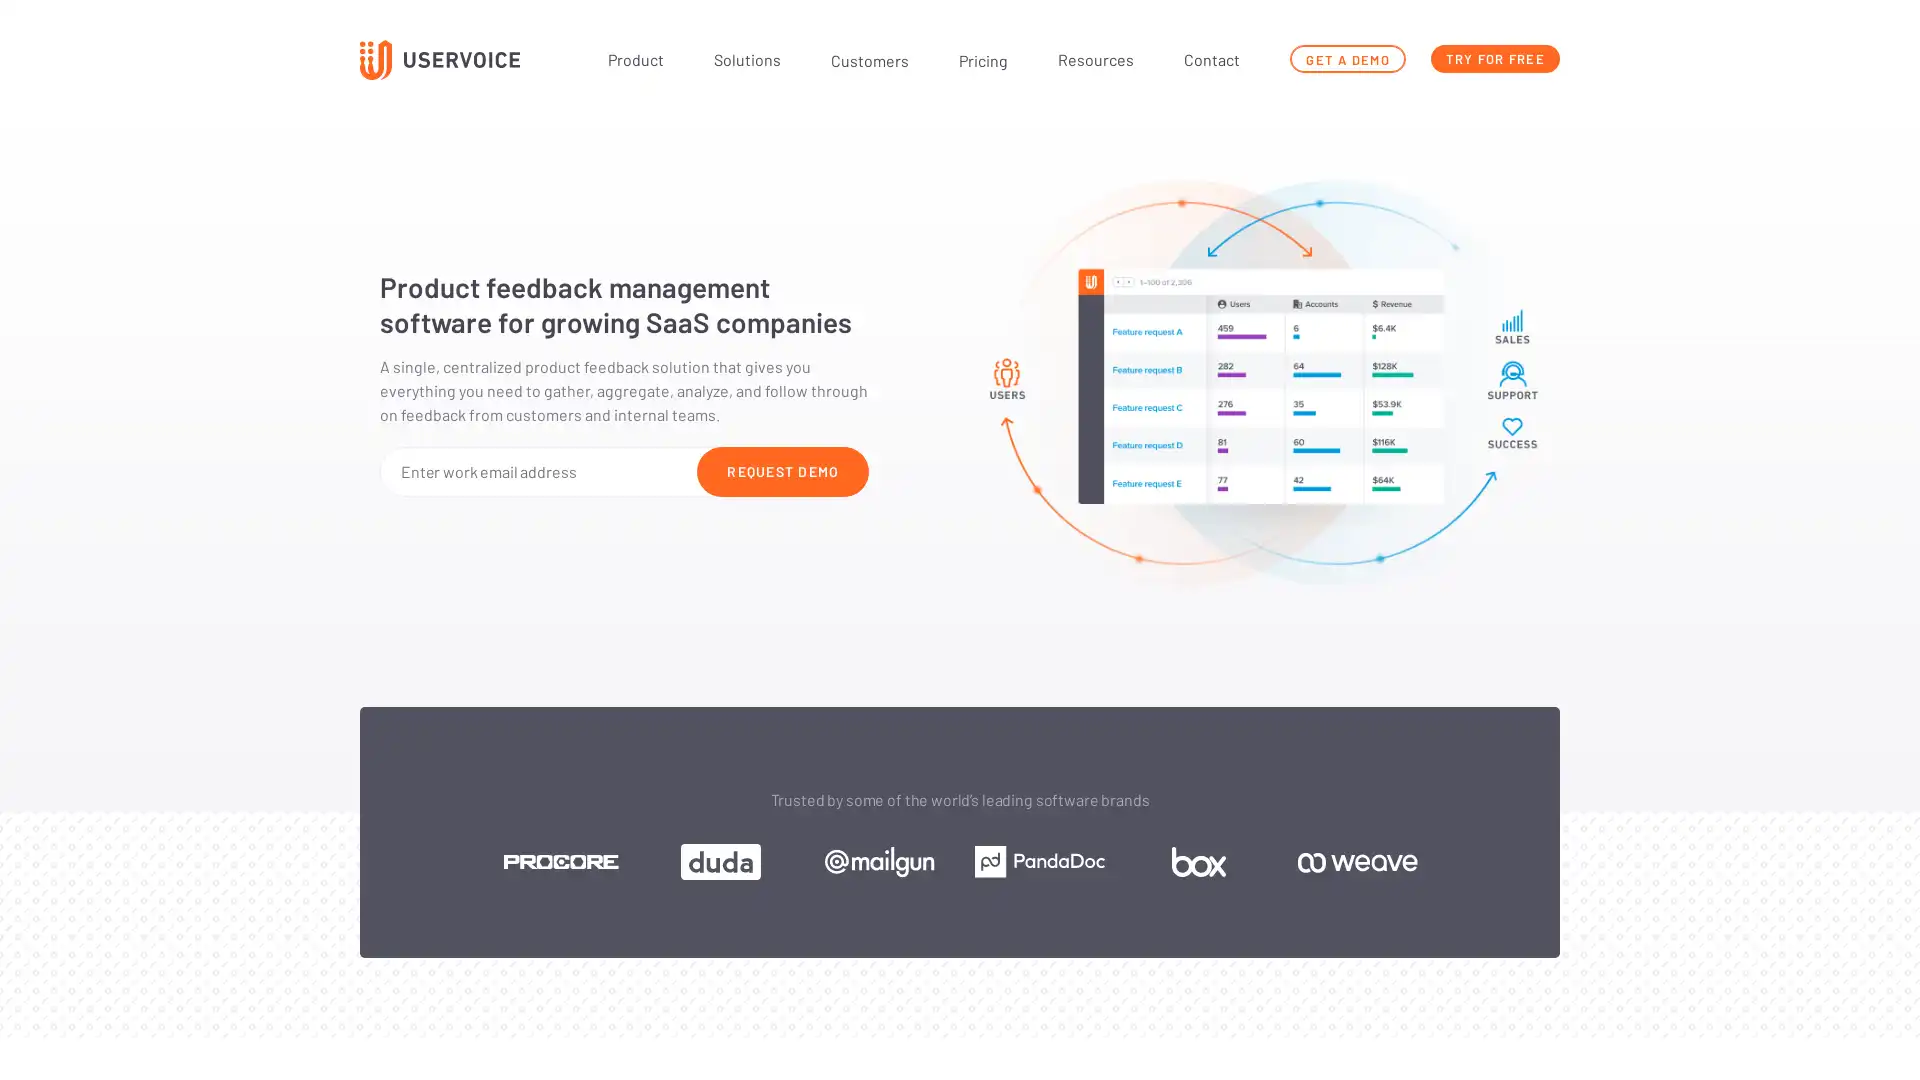 The image size is (1920, 1080). Describe the element at coordinates (781, 470) in the screenshot. I see `Request Demo` at that location.